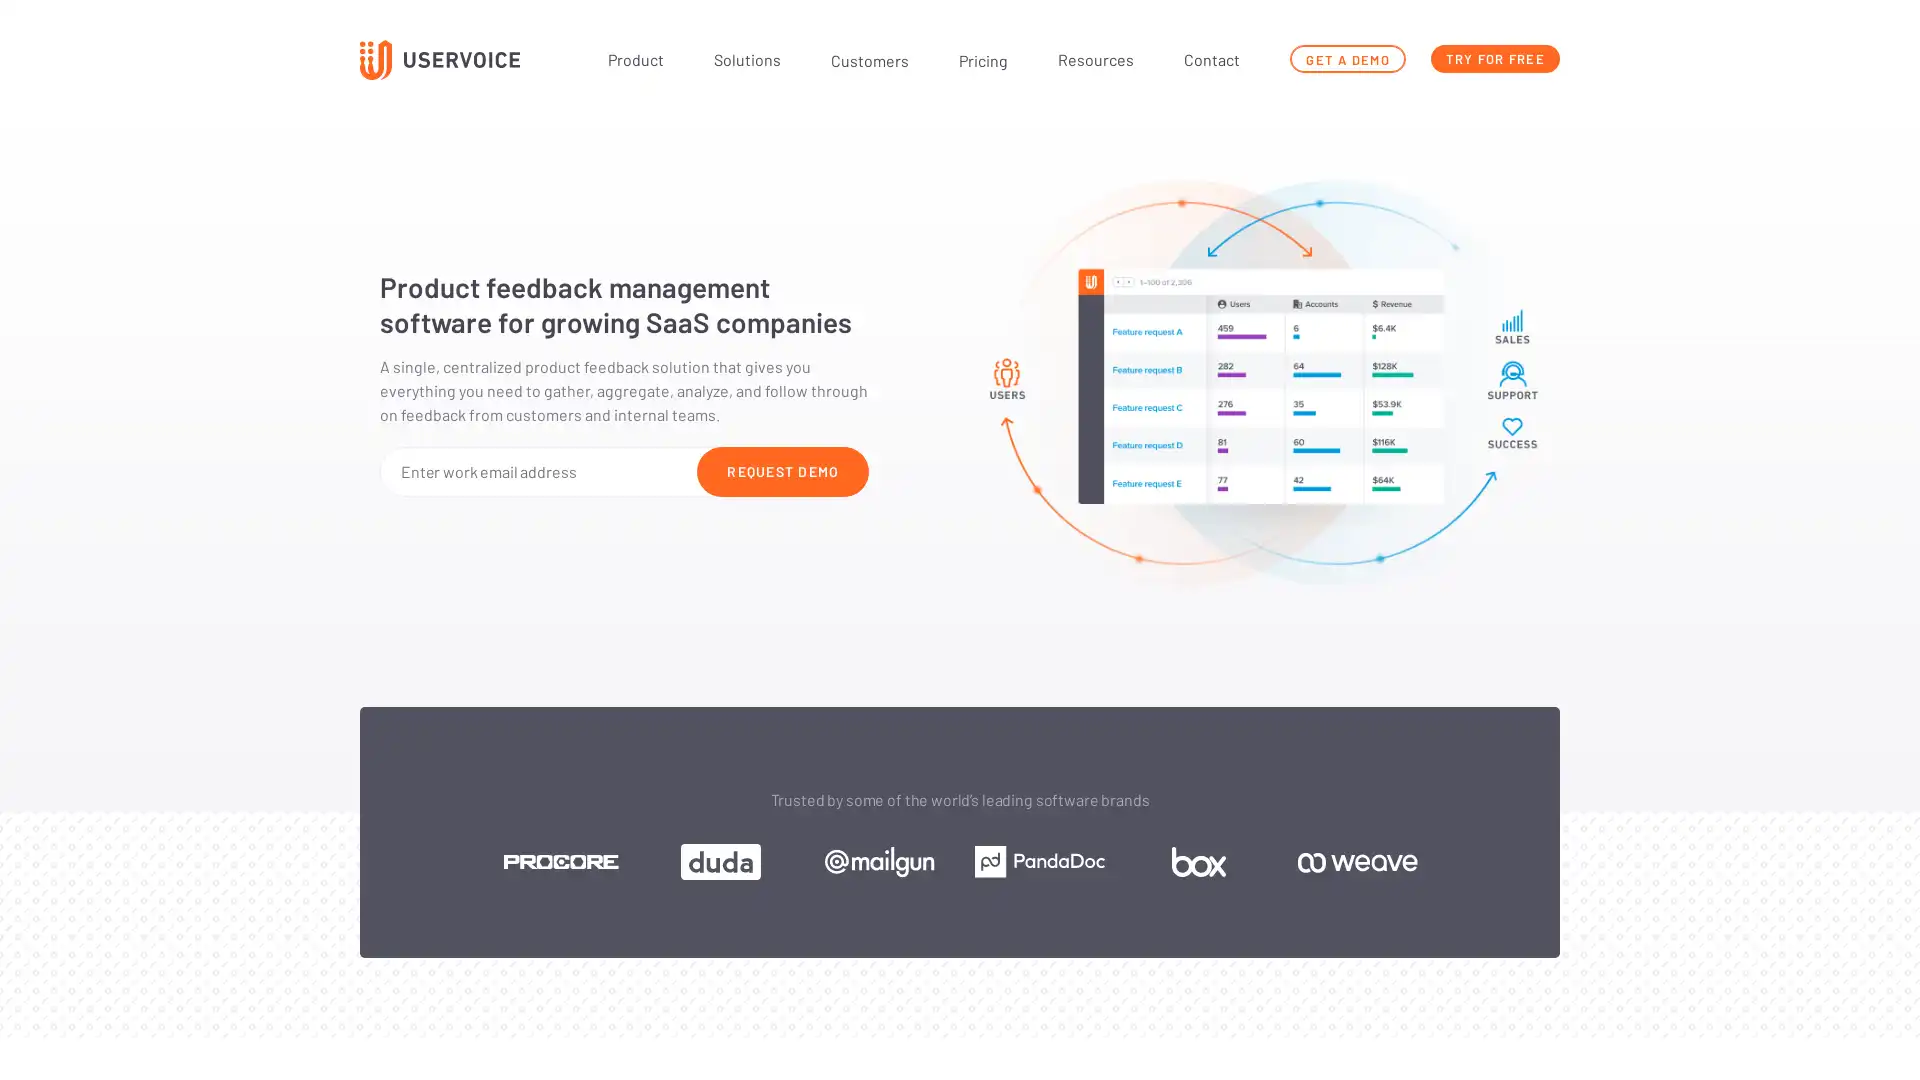 The image size is (1920, 1080). Describe the element at coordinates (781, 470) in the screenshot. I see `Request Demo` at that location.